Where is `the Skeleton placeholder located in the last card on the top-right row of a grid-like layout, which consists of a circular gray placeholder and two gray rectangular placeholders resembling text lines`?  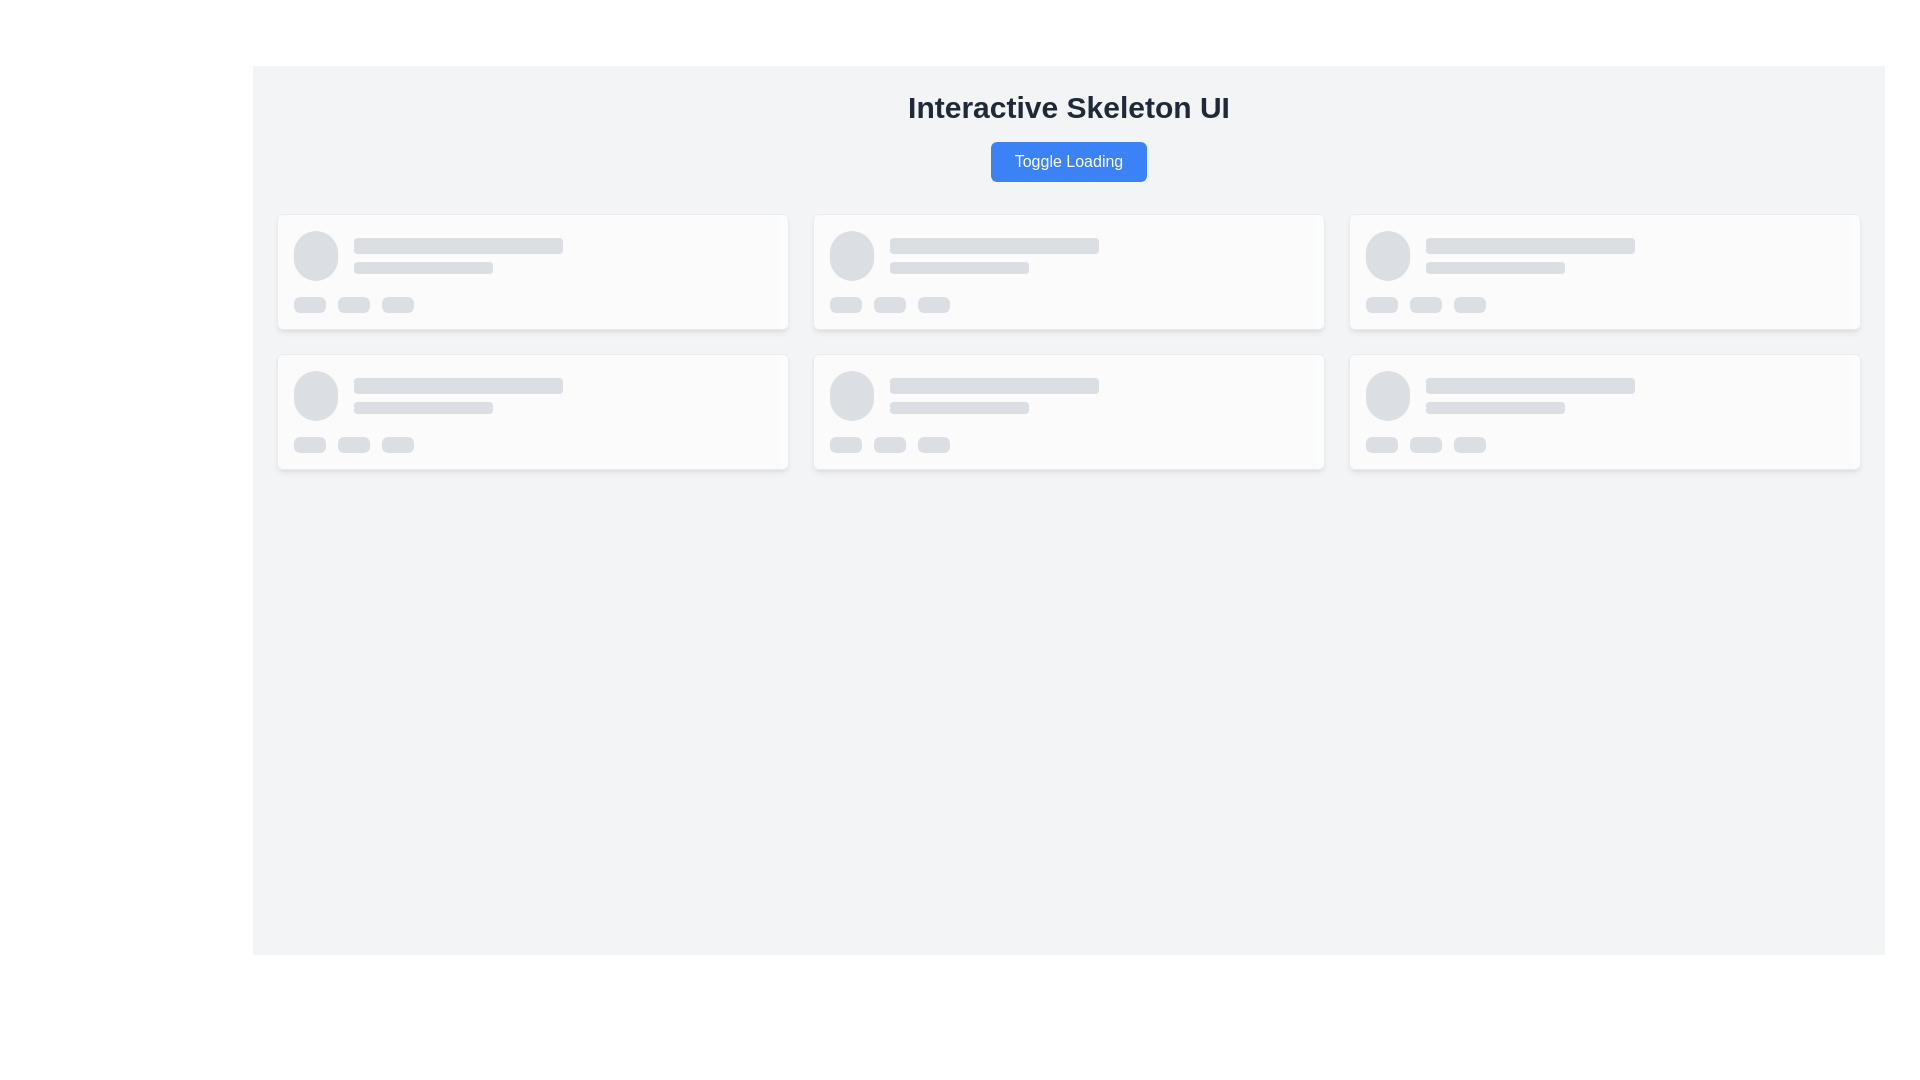
the Skeleton placeholder located in the last card on the top-right row of a grid-like layout, which consists of a circular gray placeholder and two gray rectangular placeholders resembling text lines is located at coordinates (1604, 254).